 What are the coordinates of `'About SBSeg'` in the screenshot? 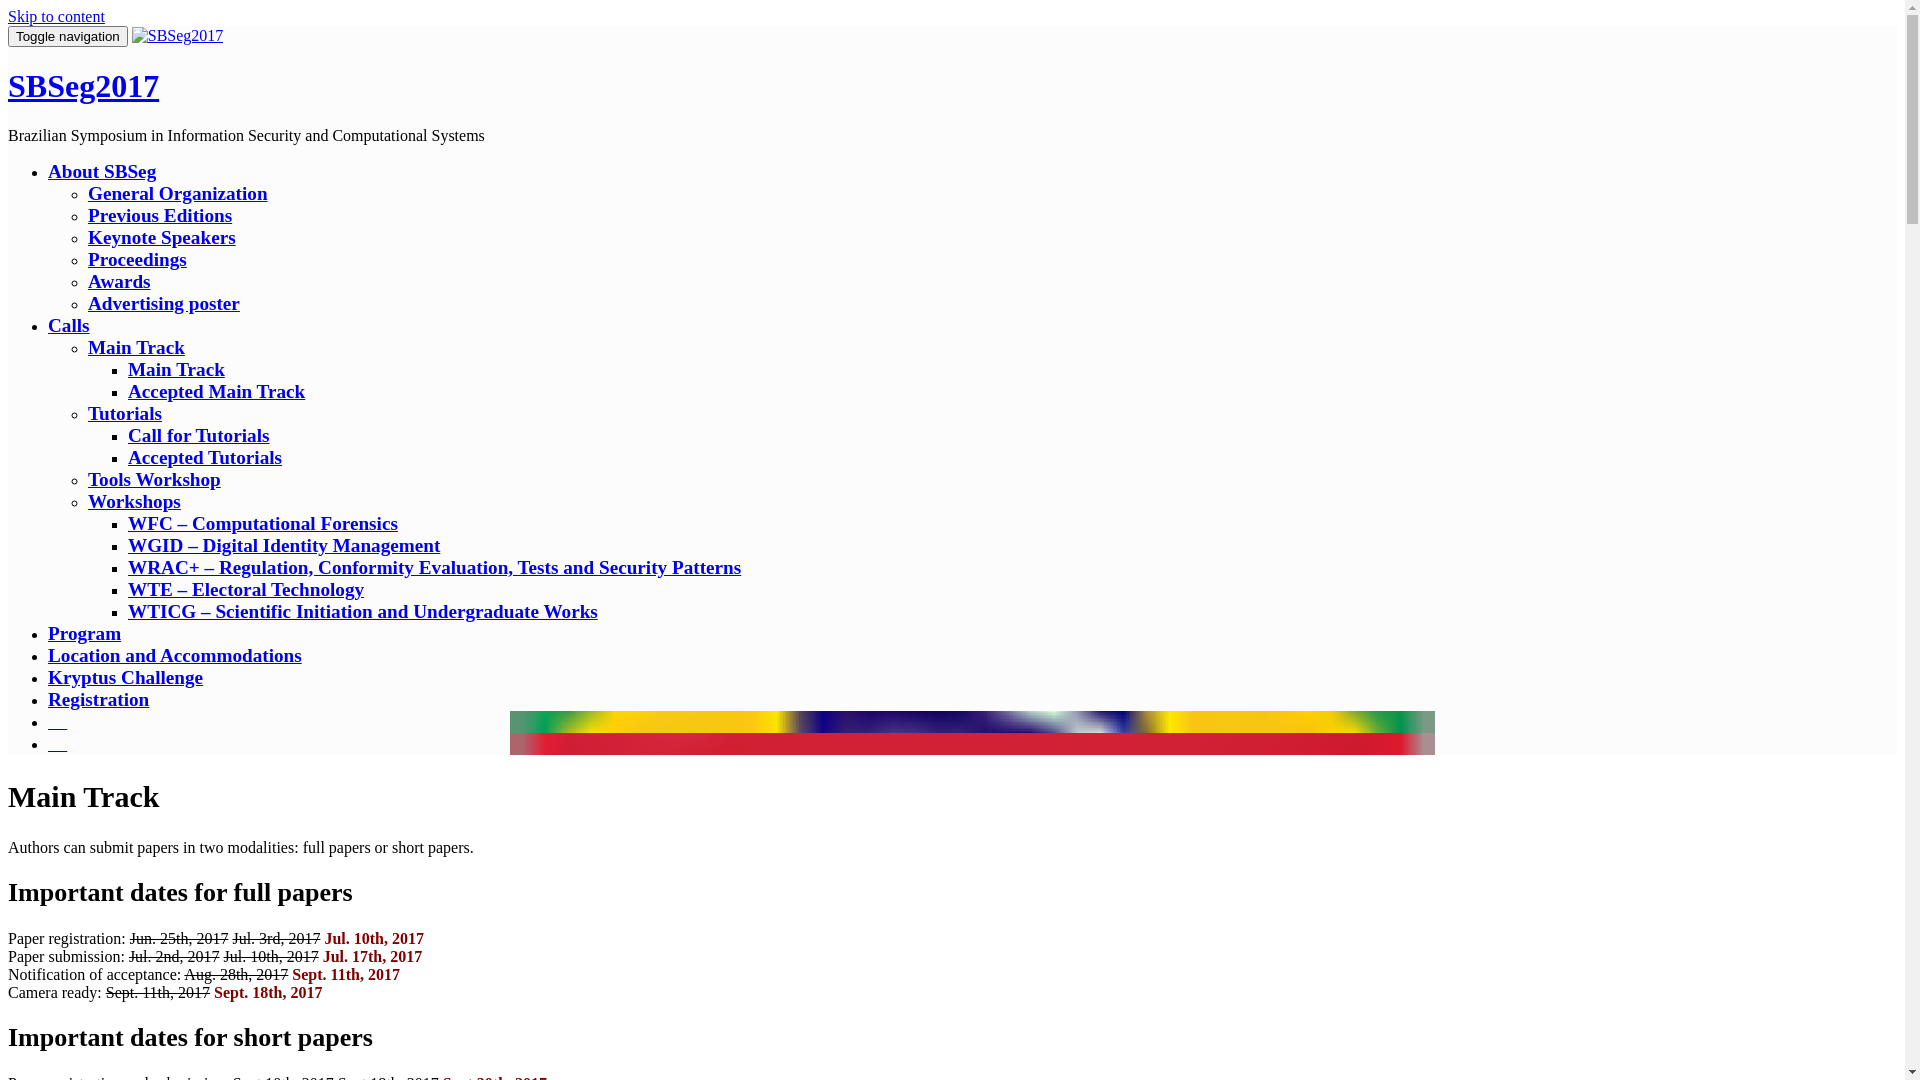 It's located at (100, 170).